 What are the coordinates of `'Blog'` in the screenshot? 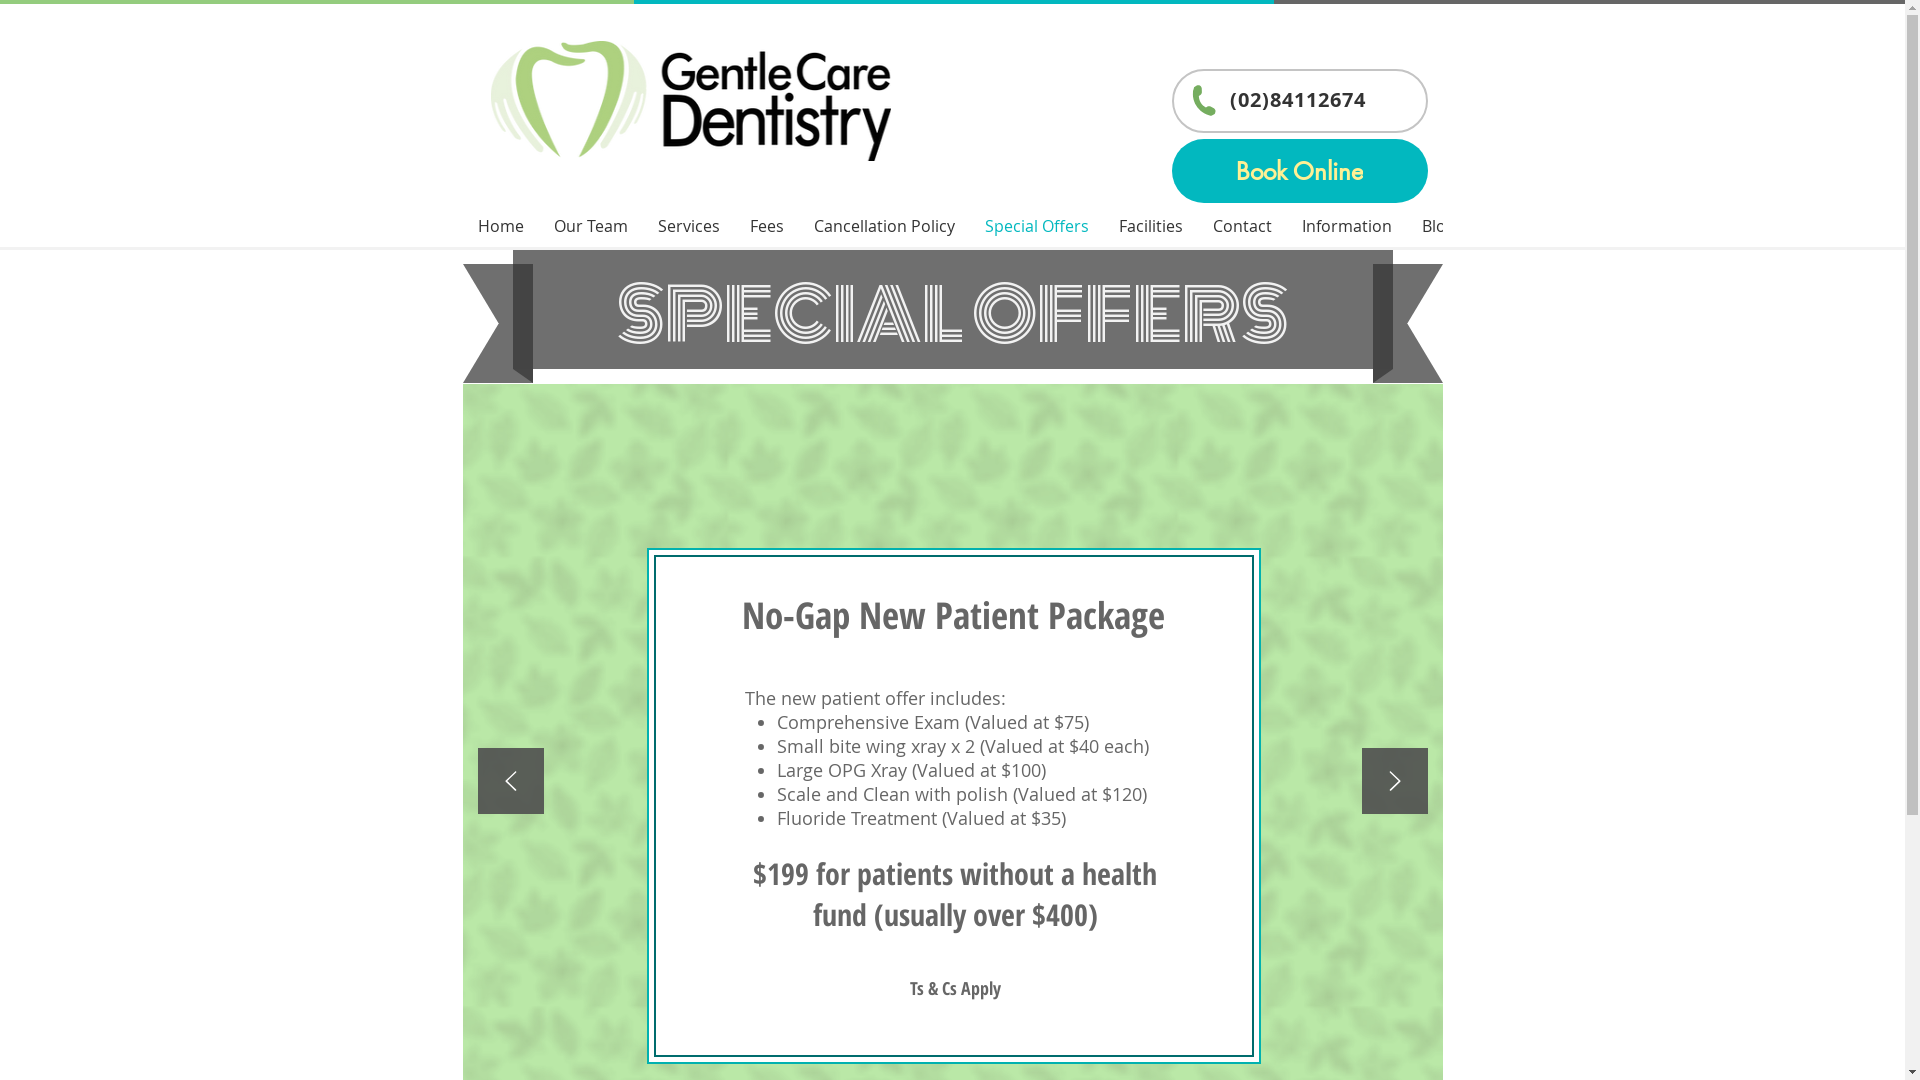 It's located at (1436, 226).